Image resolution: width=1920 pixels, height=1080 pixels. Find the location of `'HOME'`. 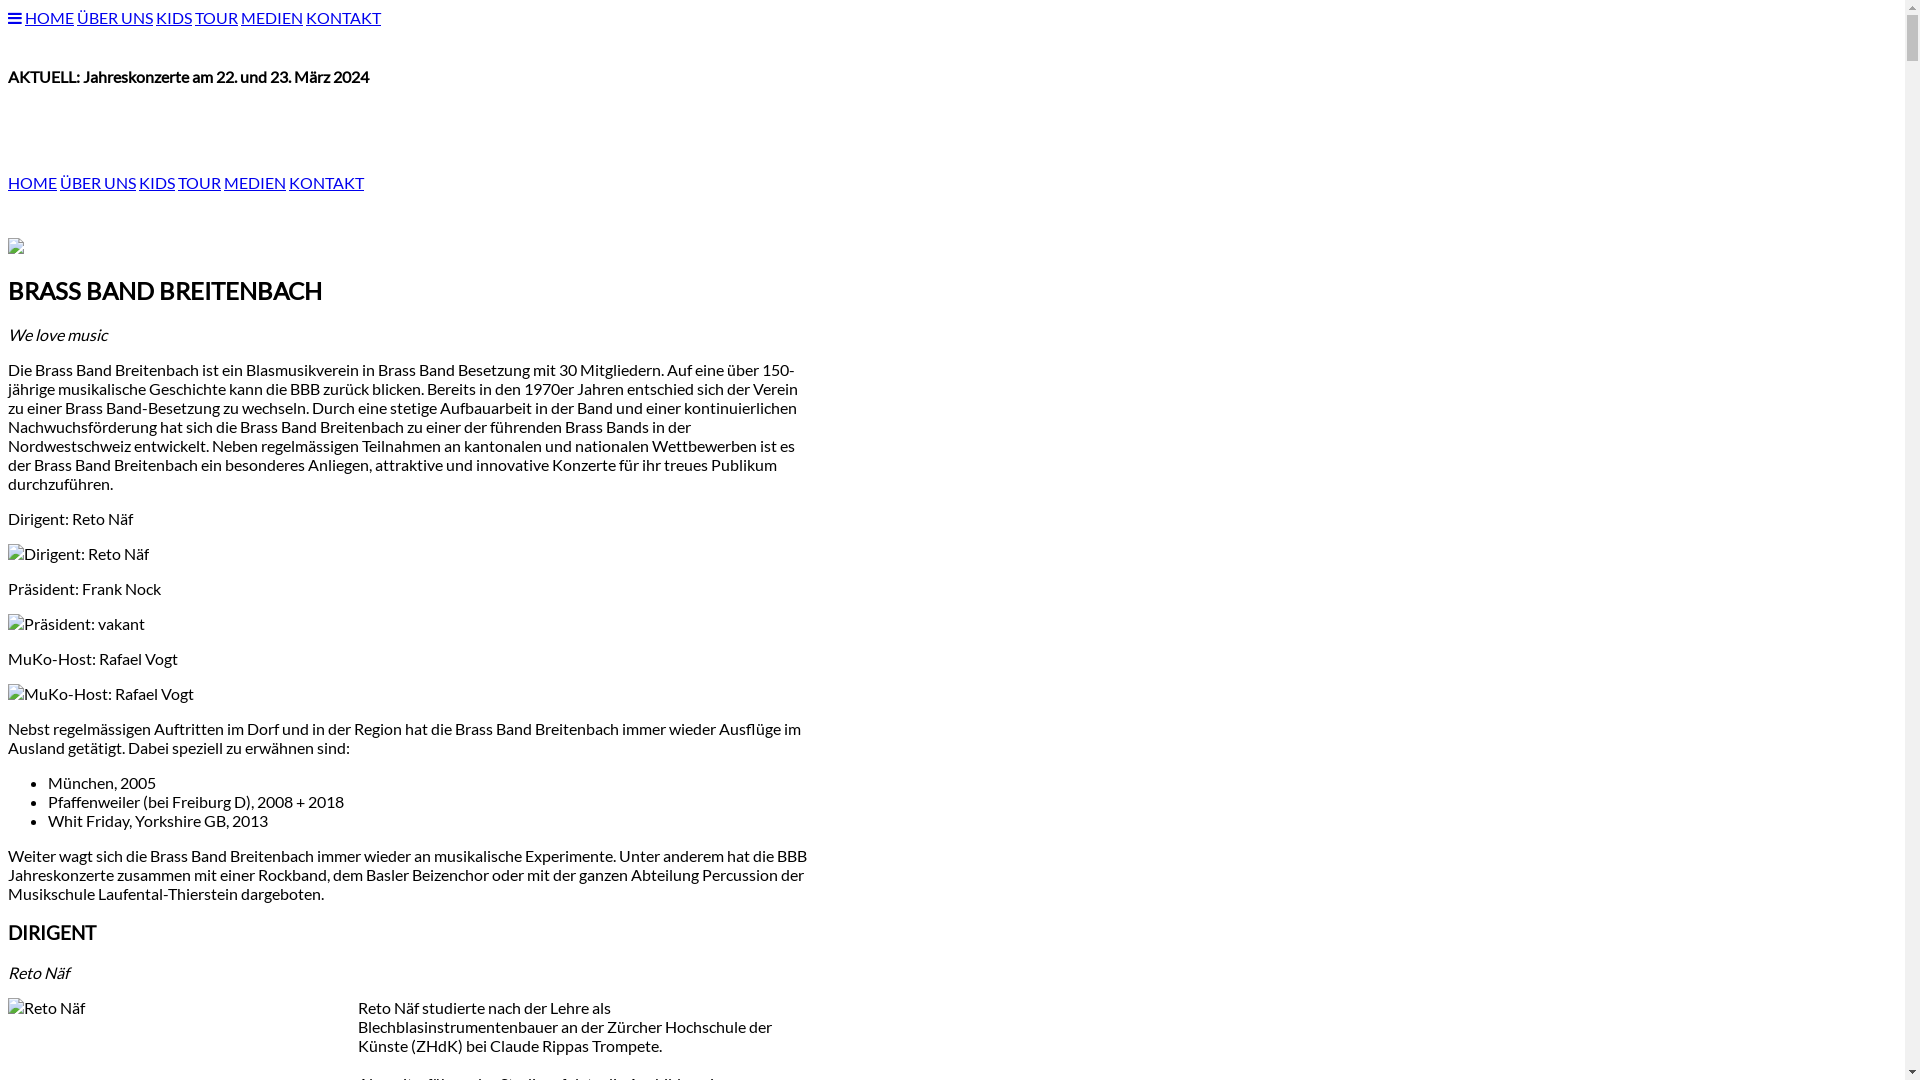

'HOME' is located at coordinates (8, 182).